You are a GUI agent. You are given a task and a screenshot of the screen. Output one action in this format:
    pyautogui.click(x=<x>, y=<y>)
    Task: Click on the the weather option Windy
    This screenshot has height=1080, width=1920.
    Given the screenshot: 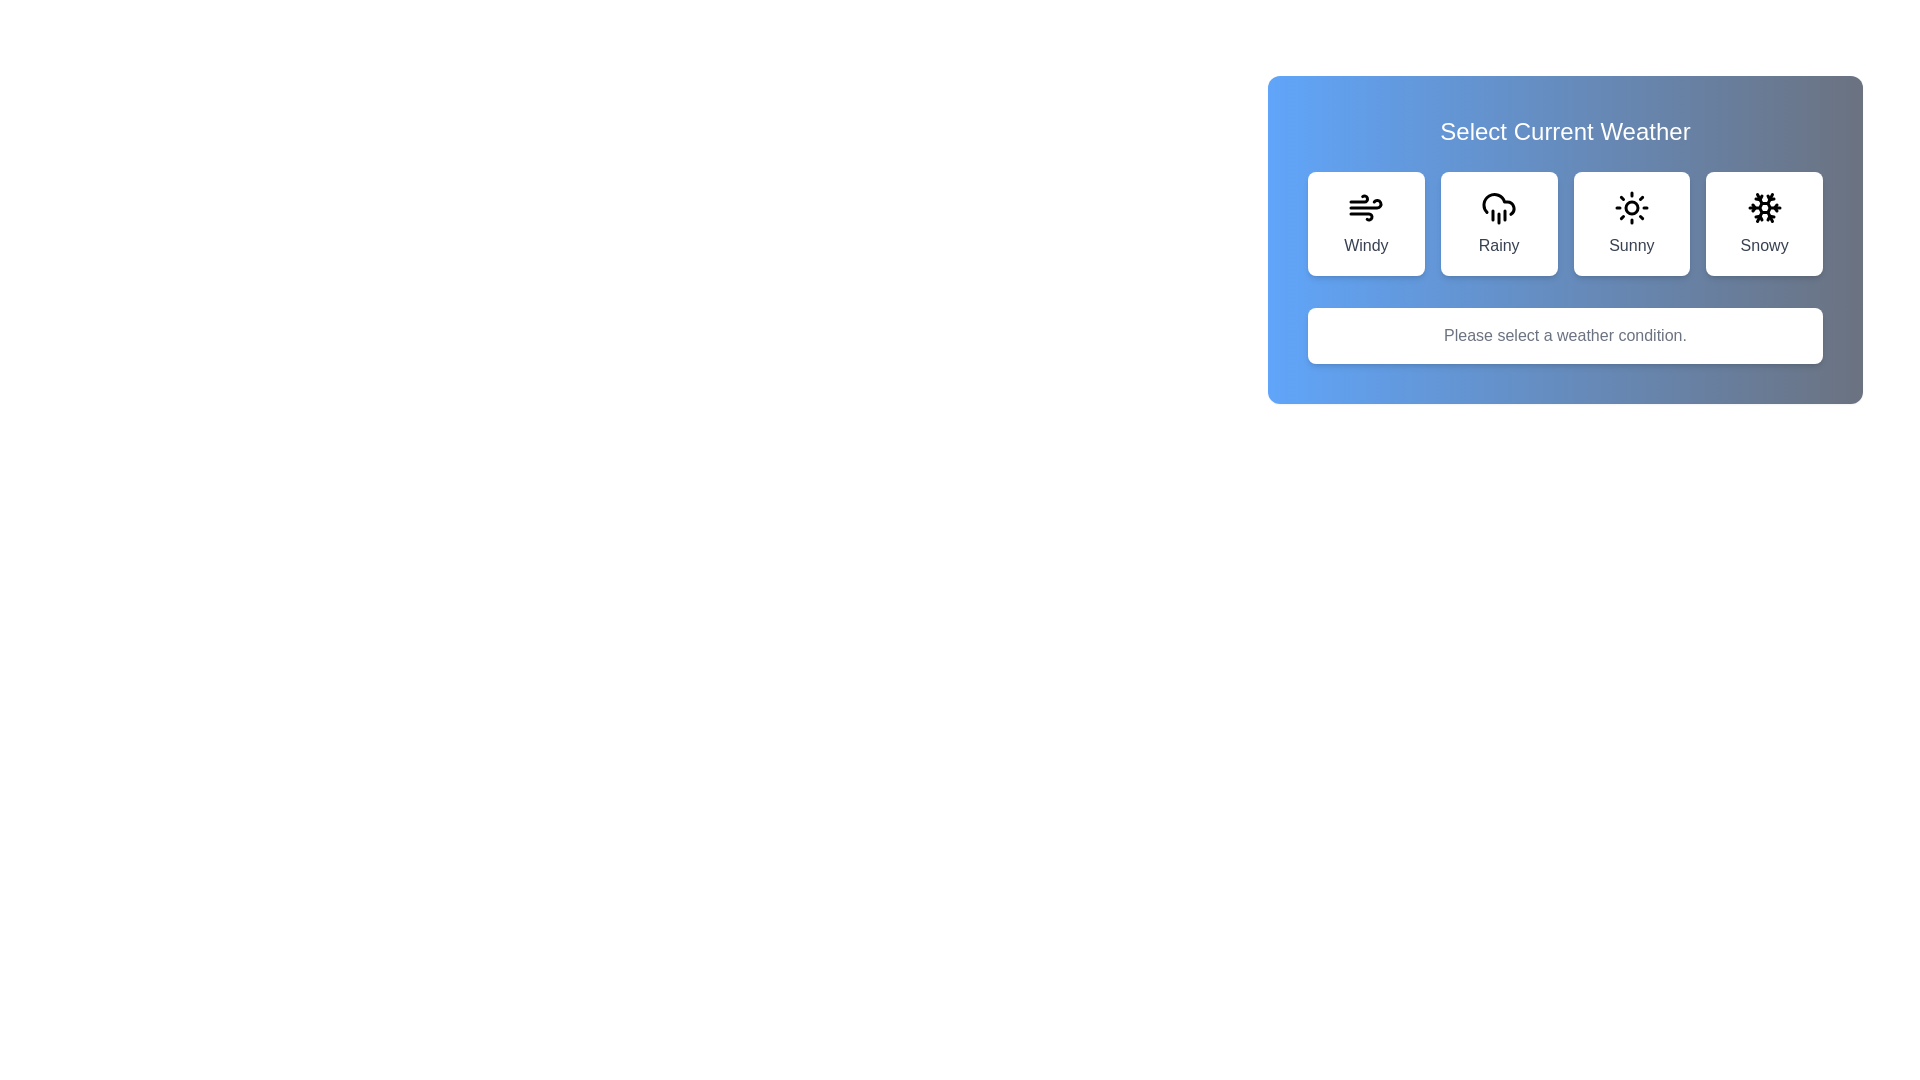 What is the action you would take?
    pyautogui.click(x=1365, y=223)
    